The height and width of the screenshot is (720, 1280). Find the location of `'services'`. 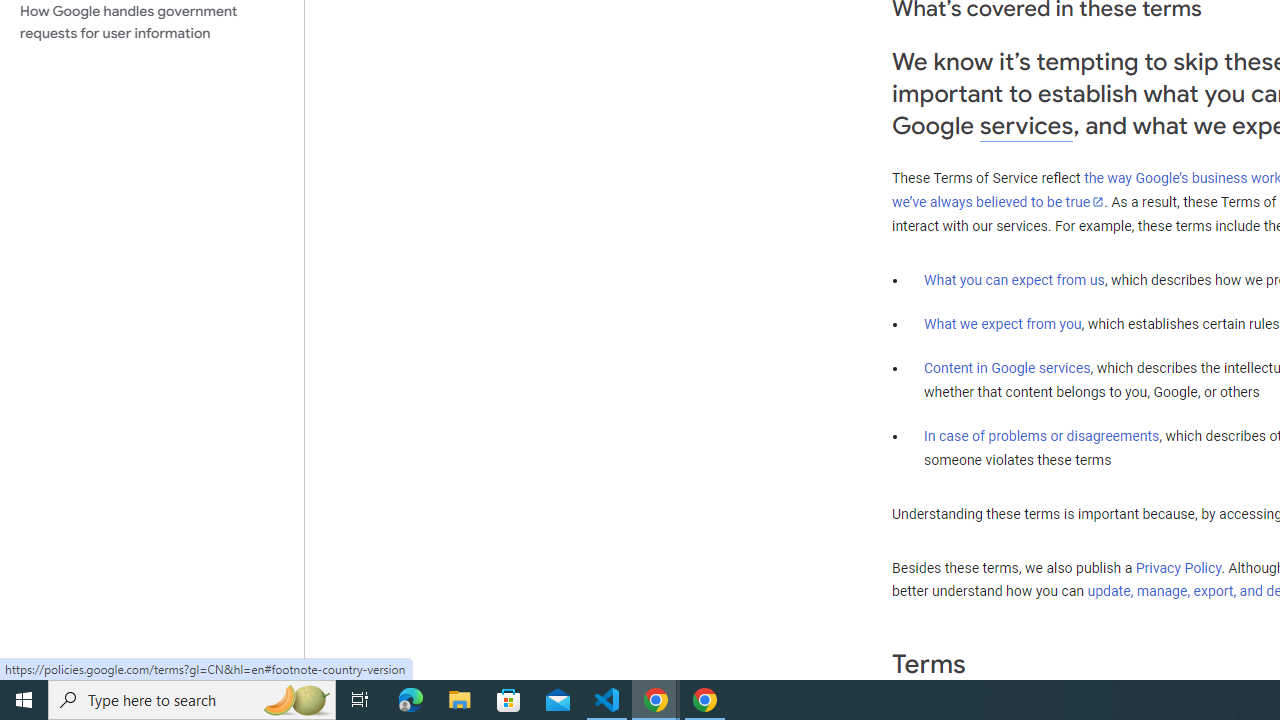

'services' is located at coordinates (1026, 125).